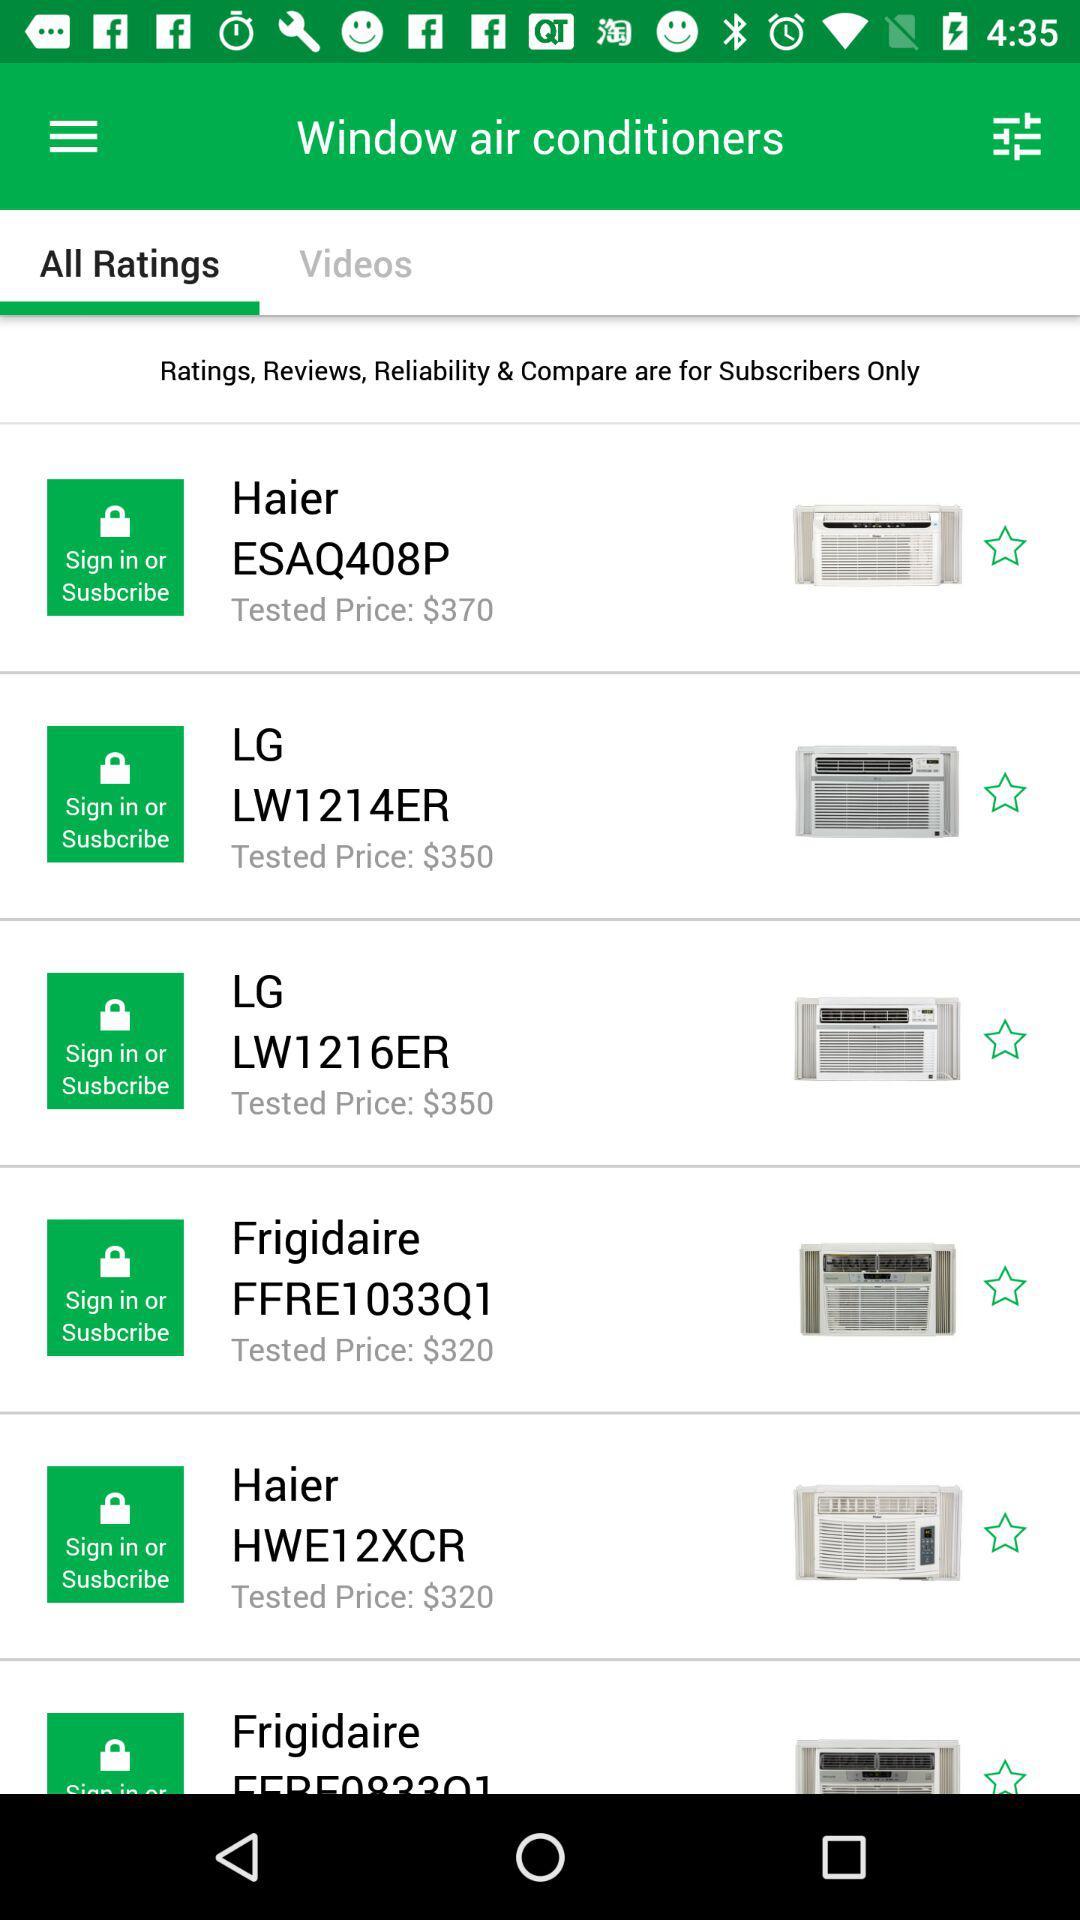 This screenshot has width=1080, height=1920. I want to click on to favorites, so click(1027, 547).